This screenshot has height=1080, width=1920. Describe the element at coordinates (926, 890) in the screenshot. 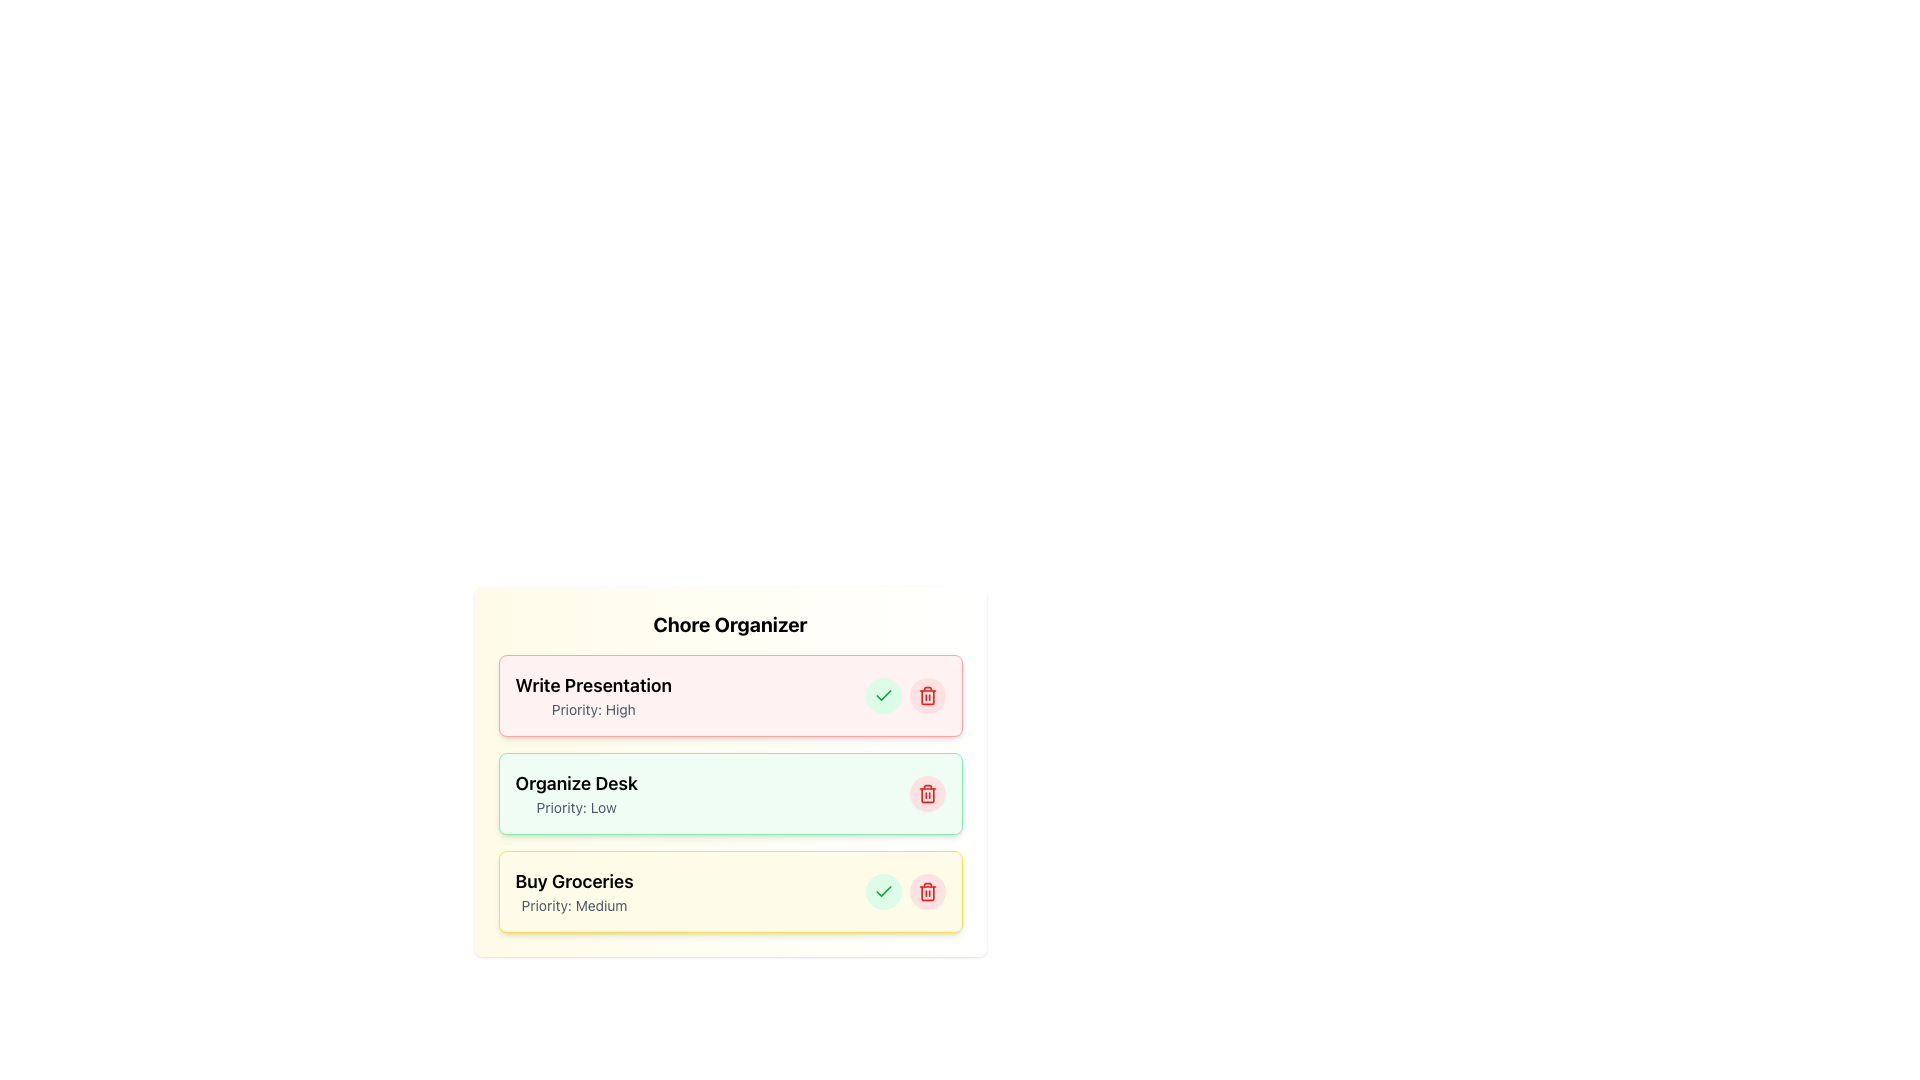

I see `the rounded red button with a trash bin icon located to the right of the 'Buy Groceries' list item in the 'Chore Organizer' interface` at that location.